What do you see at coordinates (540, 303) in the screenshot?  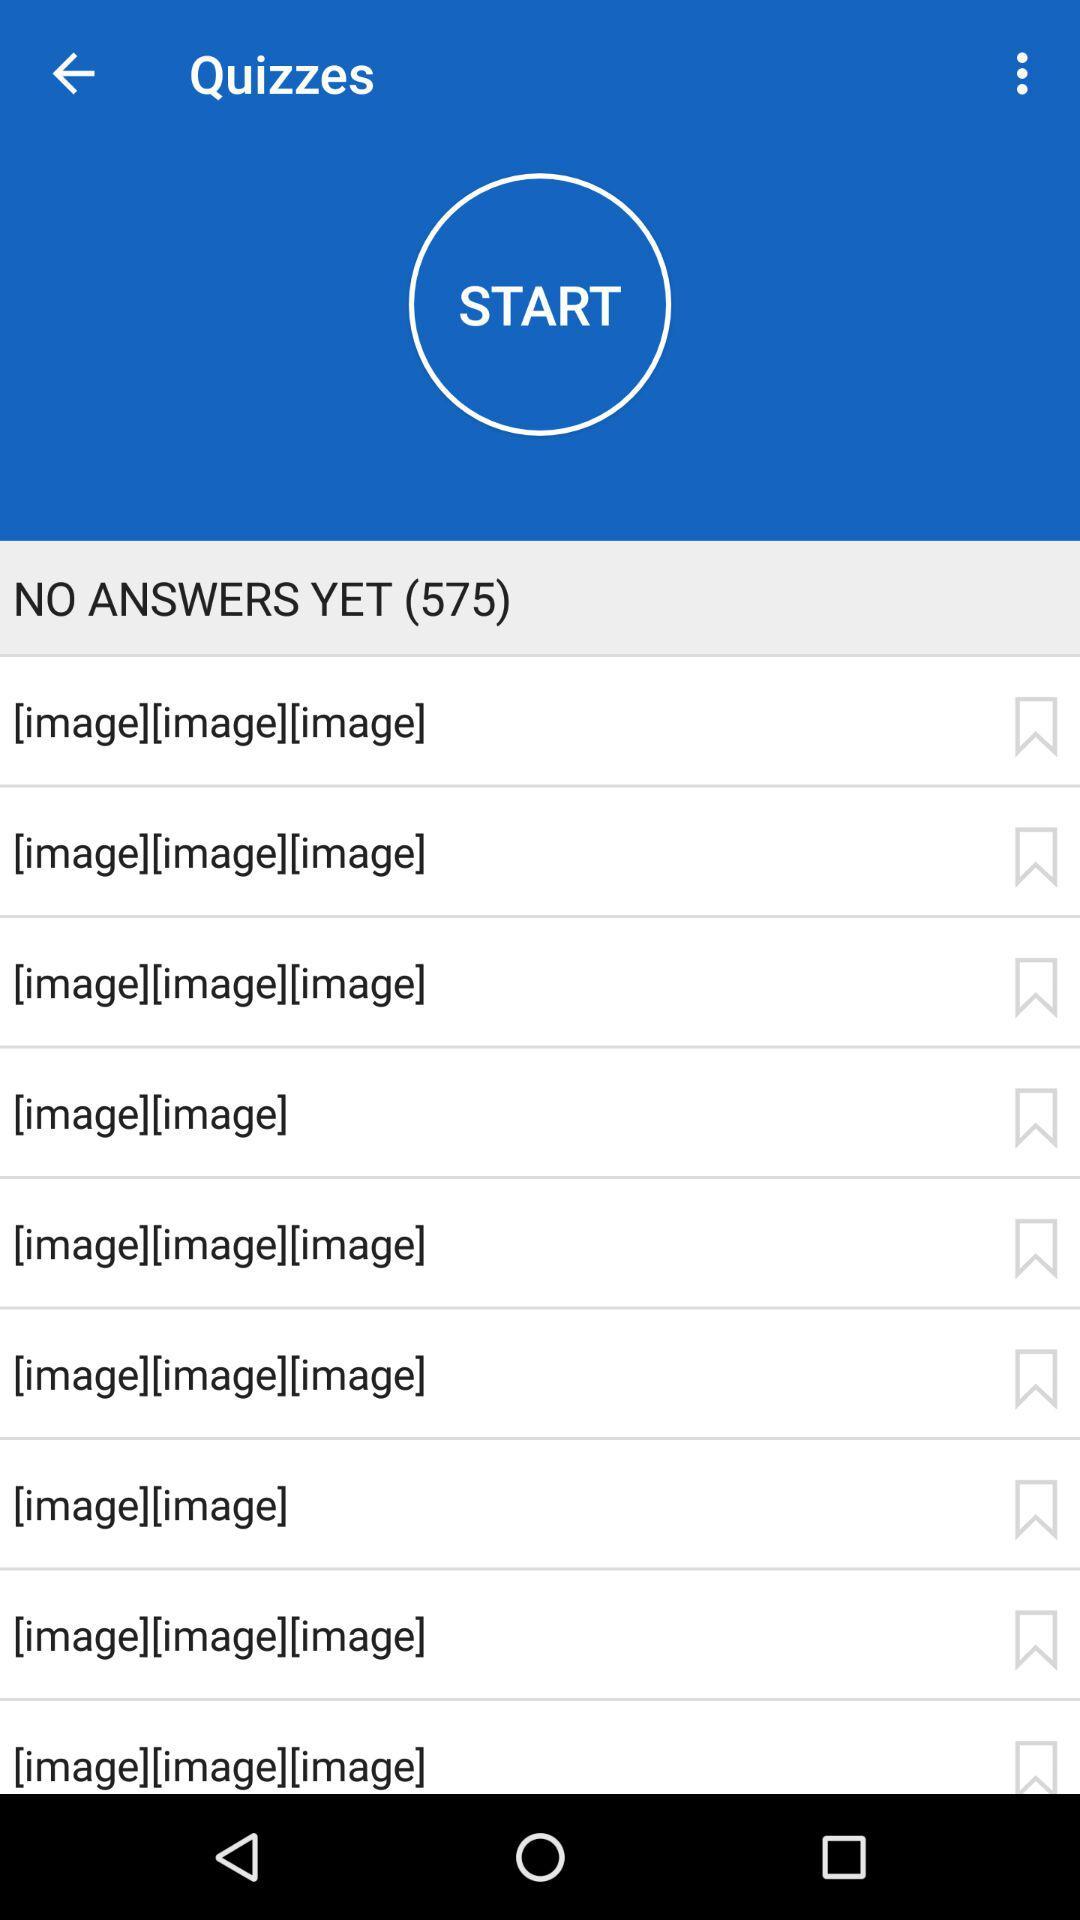 I see `start icon` at bounding box center [540, 303].